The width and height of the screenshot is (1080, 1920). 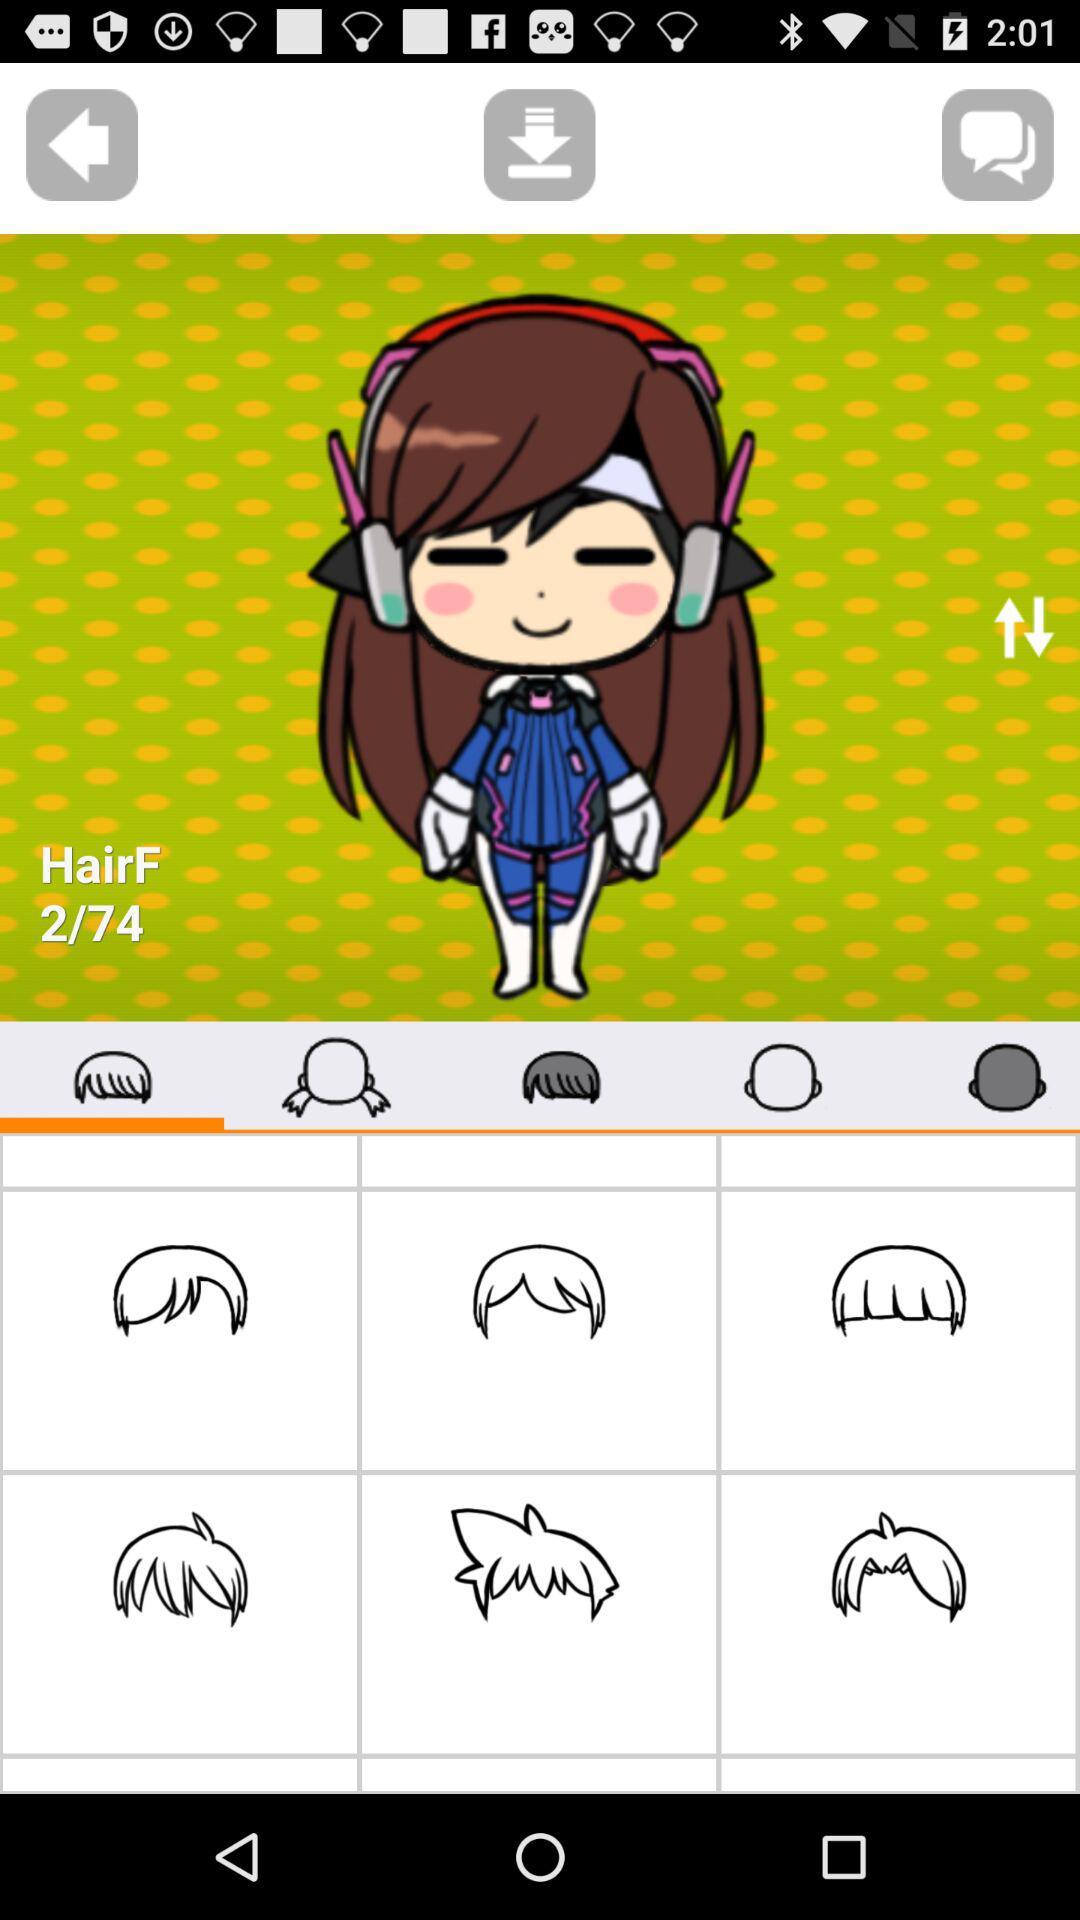 What do you see at coordinates (998, 143) in the screenshot?
I see `the chat icon on the top right corner of the web page` at bounding box center [998, 143].